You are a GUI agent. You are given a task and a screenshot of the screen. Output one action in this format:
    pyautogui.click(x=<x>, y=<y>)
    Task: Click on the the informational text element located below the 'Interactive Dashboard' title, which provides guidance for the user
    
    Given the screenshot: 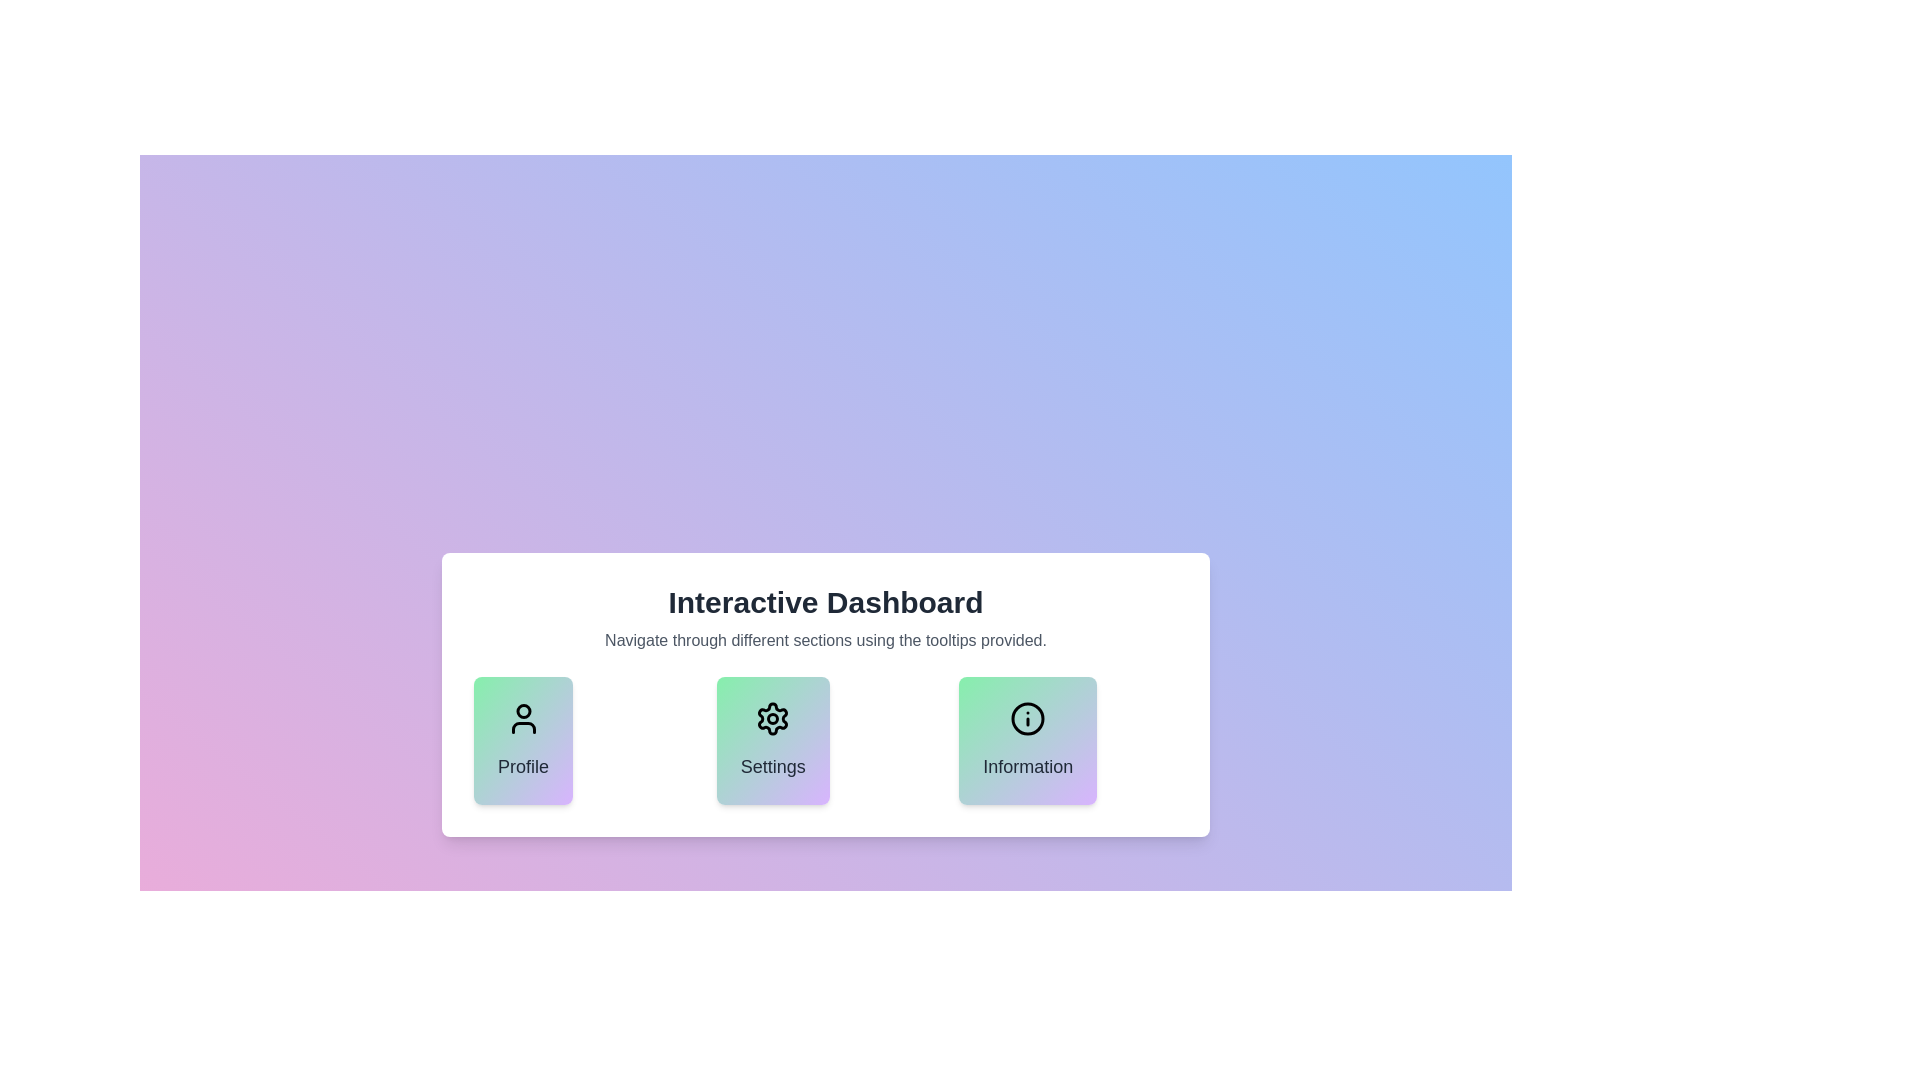 What is the action you would take?
    pyautogui.click(x=825, y=640)
    